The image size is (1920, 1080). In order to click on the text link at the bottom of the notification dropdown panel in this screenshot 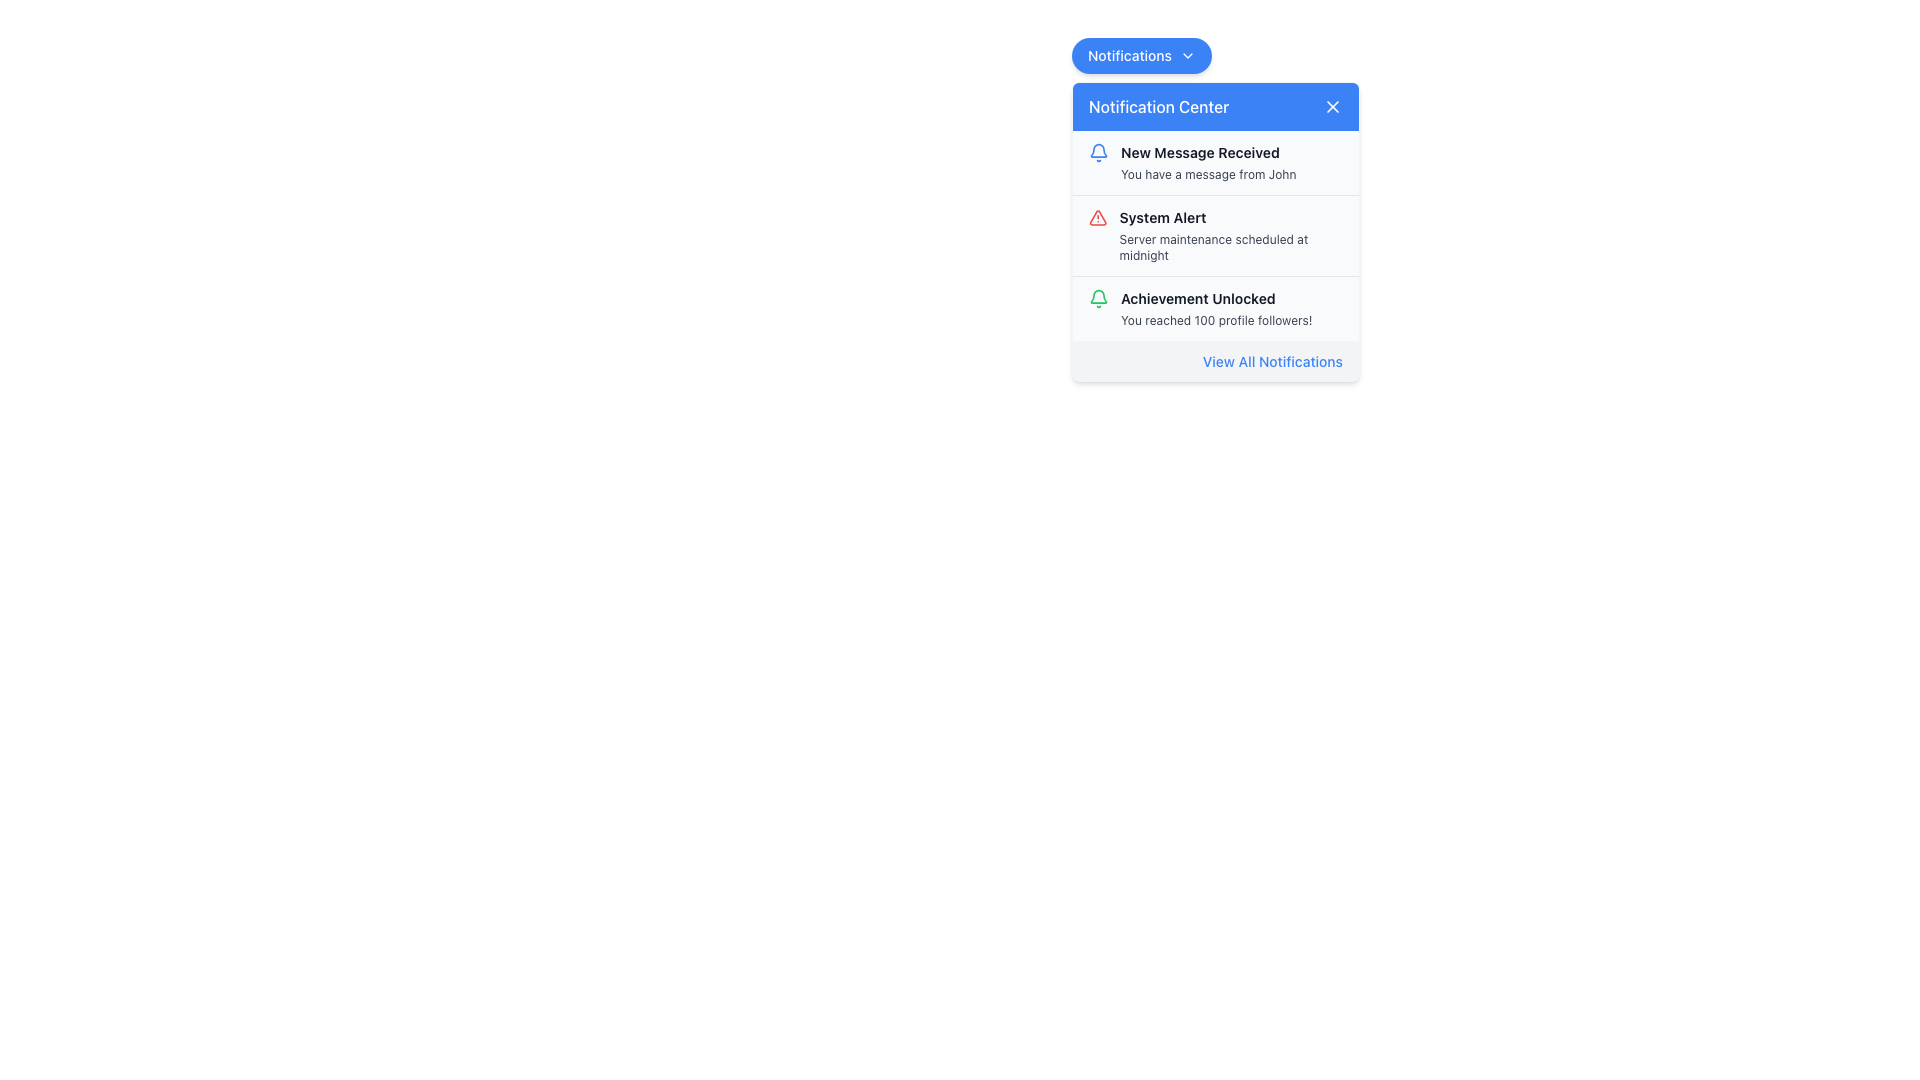, I will do `click(1271, 362)`.